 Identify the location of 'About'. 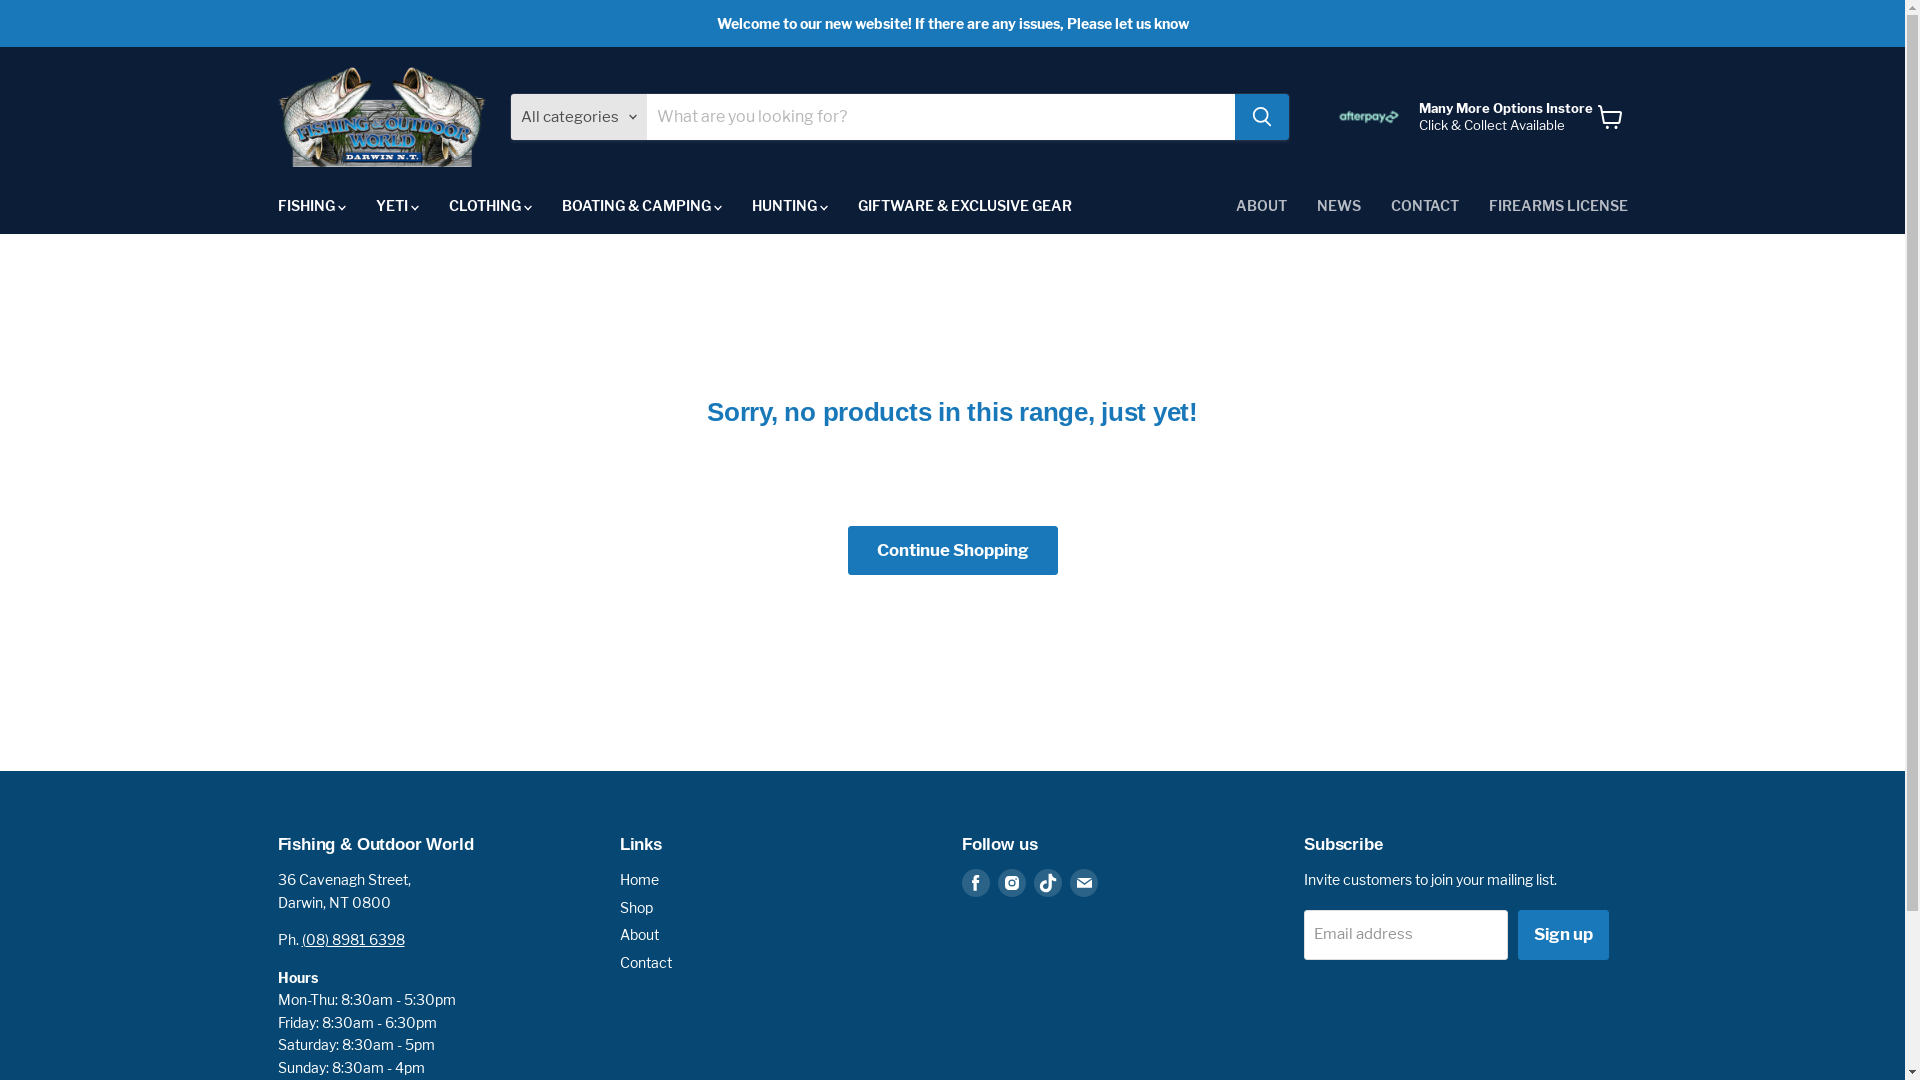
(638, 934).